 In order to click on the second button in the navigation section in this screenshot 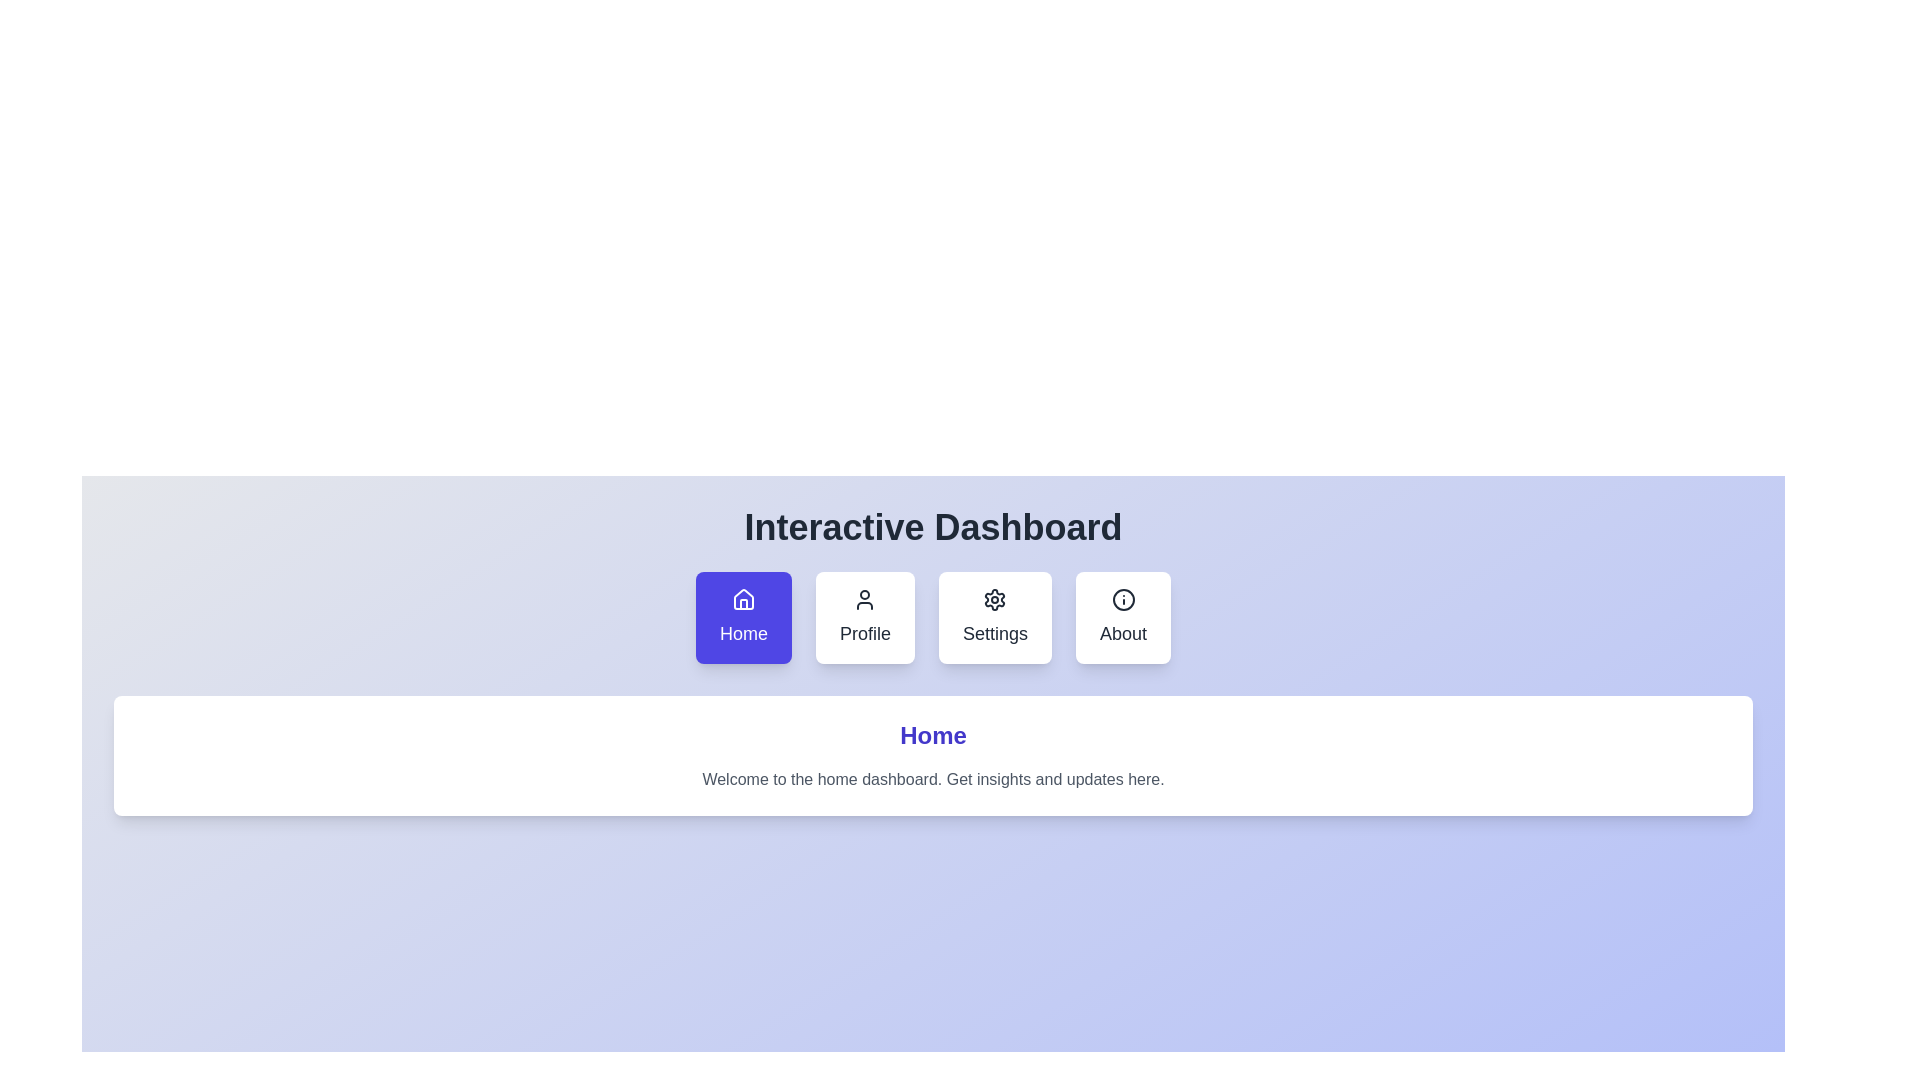, I will do `click(865, 616)`.